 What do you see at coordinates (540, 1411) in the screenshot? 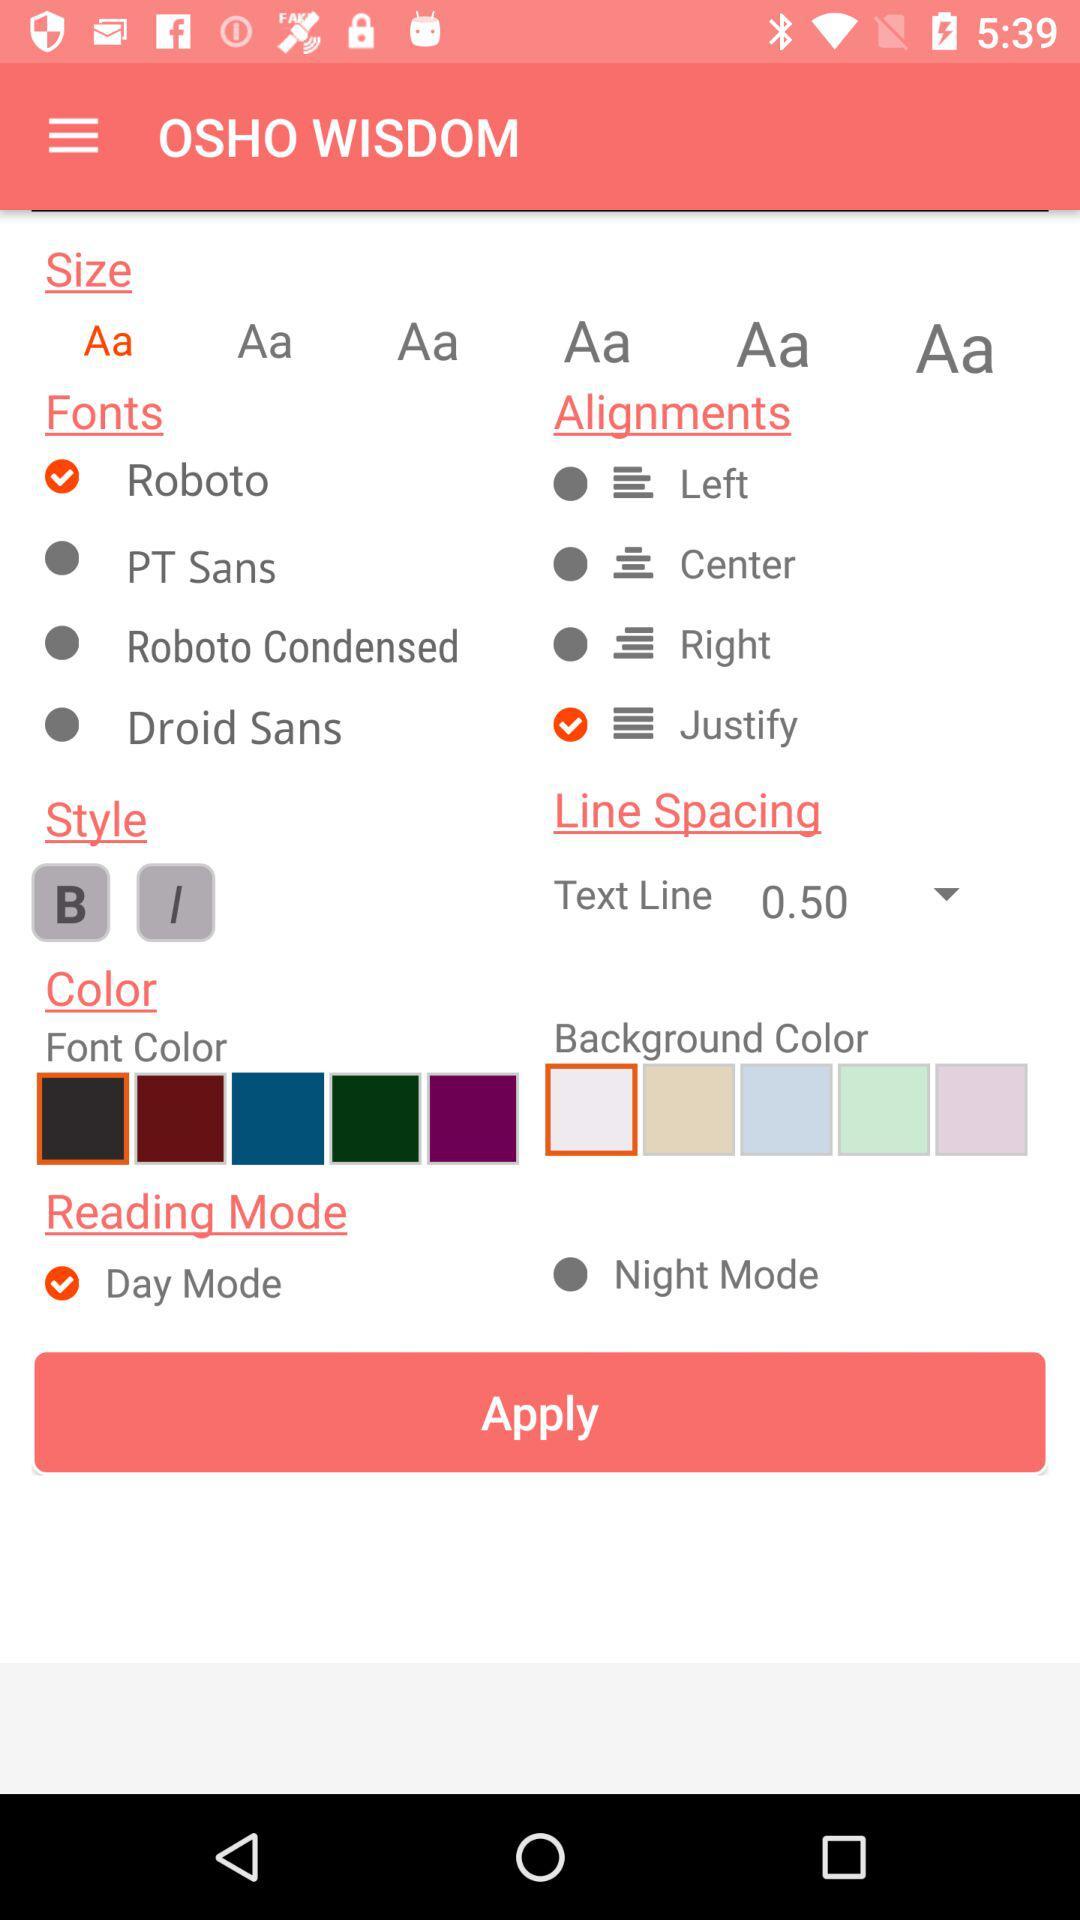
I see `item below the day mode` at bounding box center [540, 1411].